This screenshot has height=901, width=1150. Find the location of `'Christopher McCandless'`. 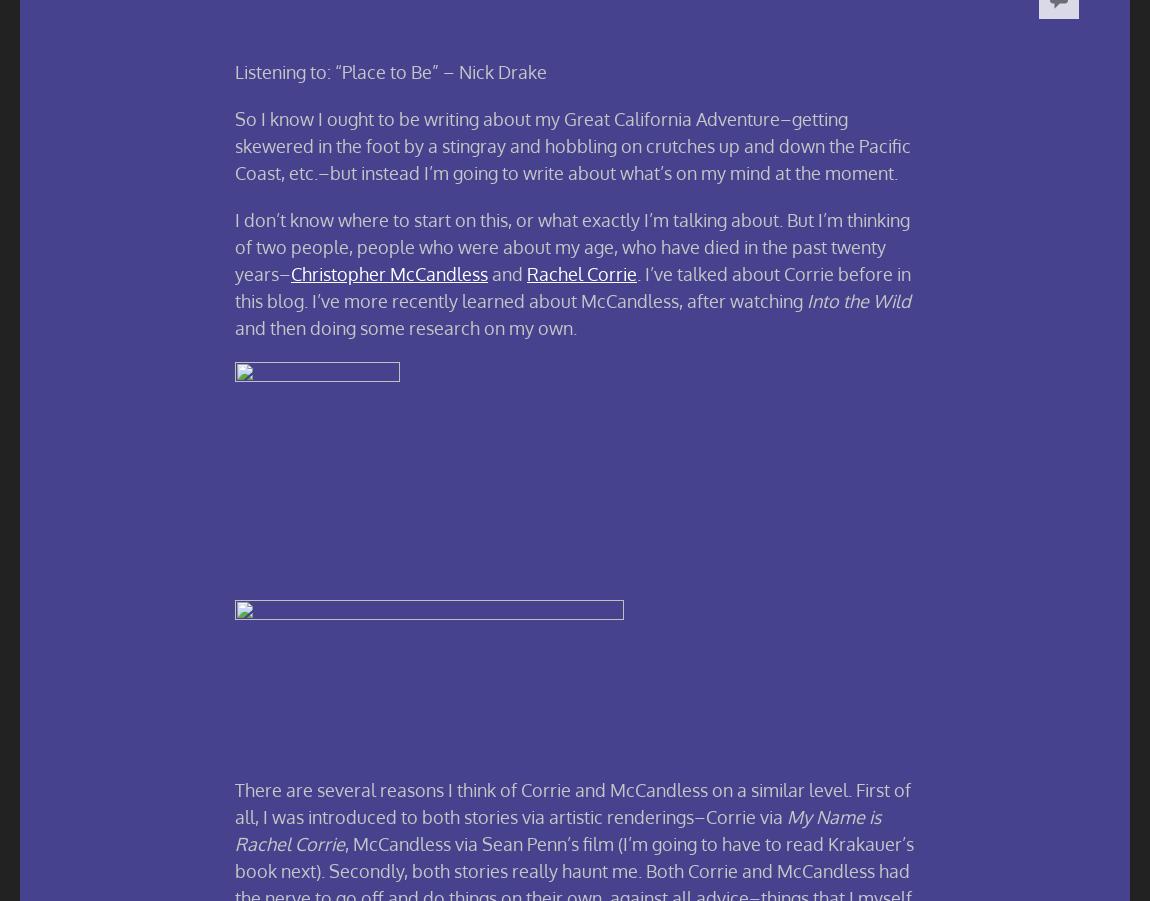

'Christopher McCandless' is located at coordinates (389, 273).